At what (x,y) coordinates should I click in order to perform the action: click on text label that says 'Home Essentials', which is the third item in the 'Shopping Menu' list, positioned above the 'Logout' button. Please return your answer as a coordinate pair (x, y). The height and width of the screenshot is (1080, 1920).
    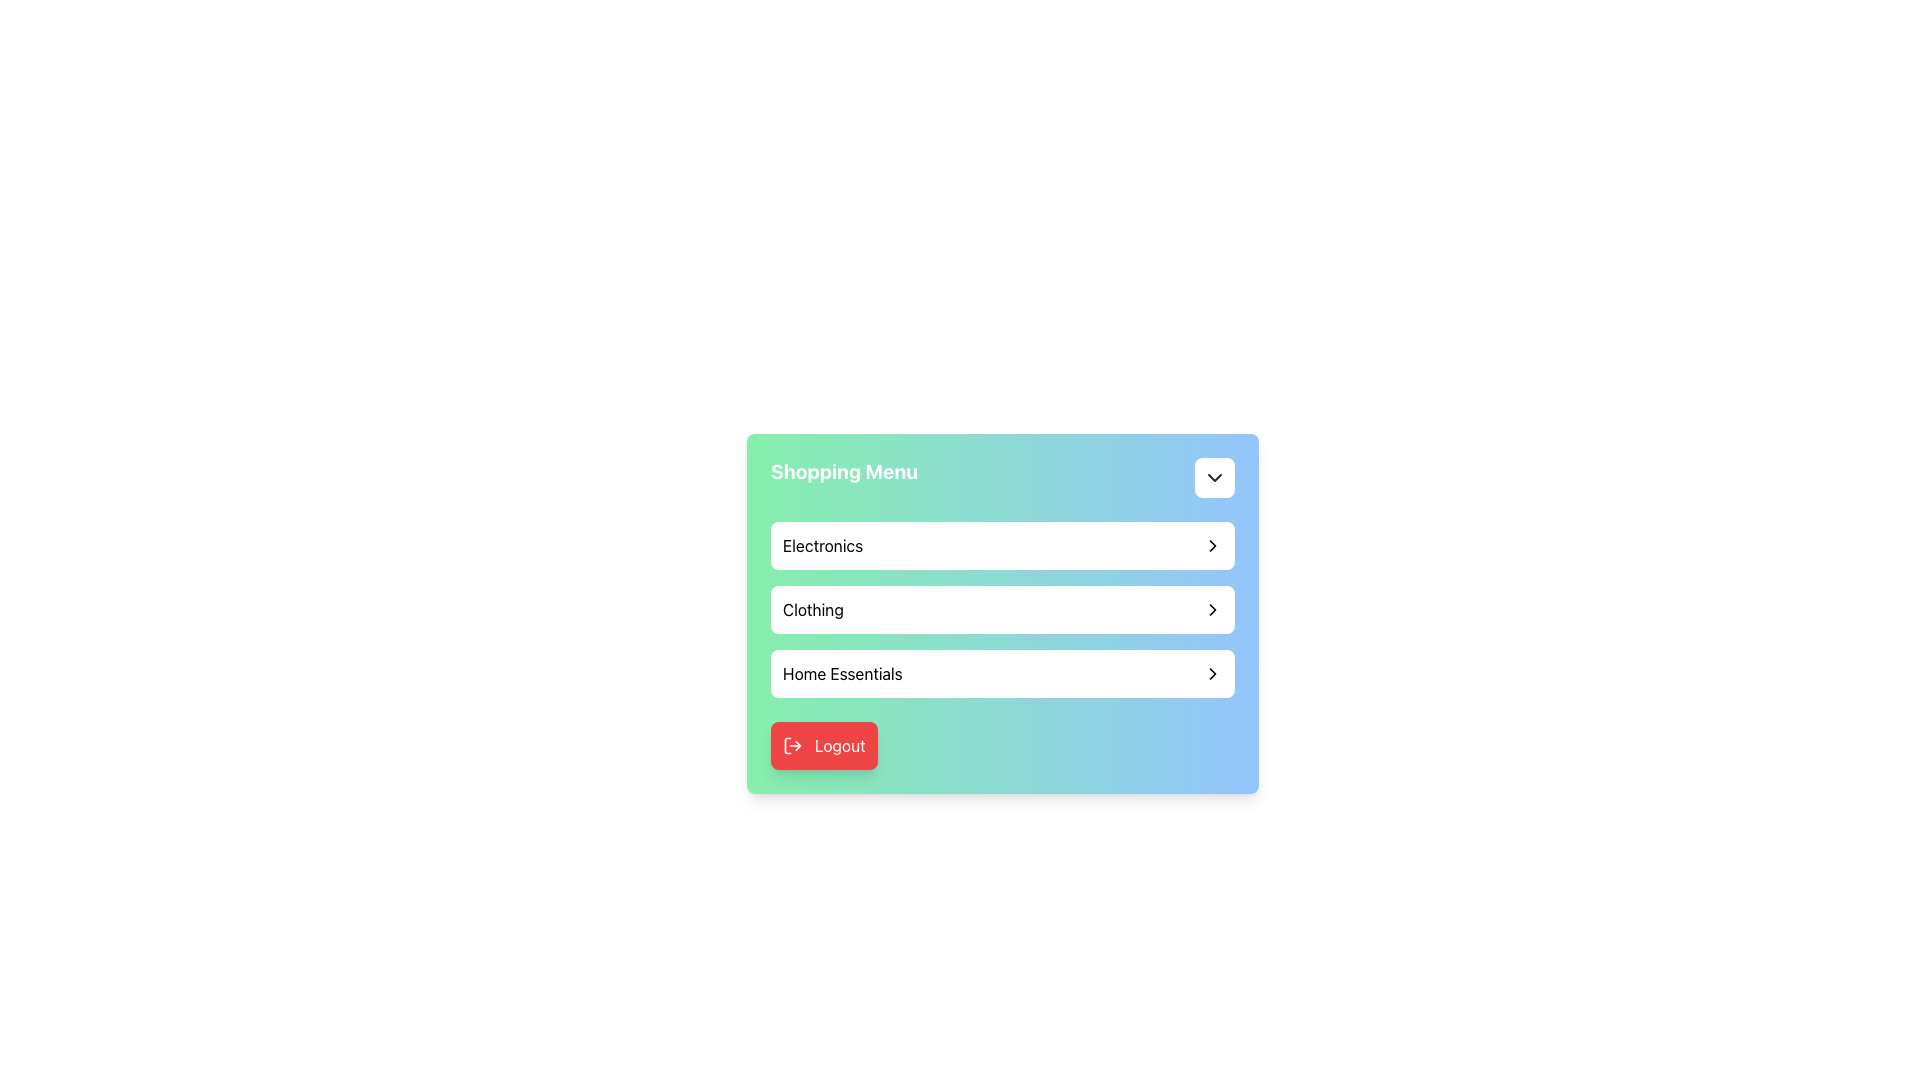
    Looking at the image, I should click on (842, 674).